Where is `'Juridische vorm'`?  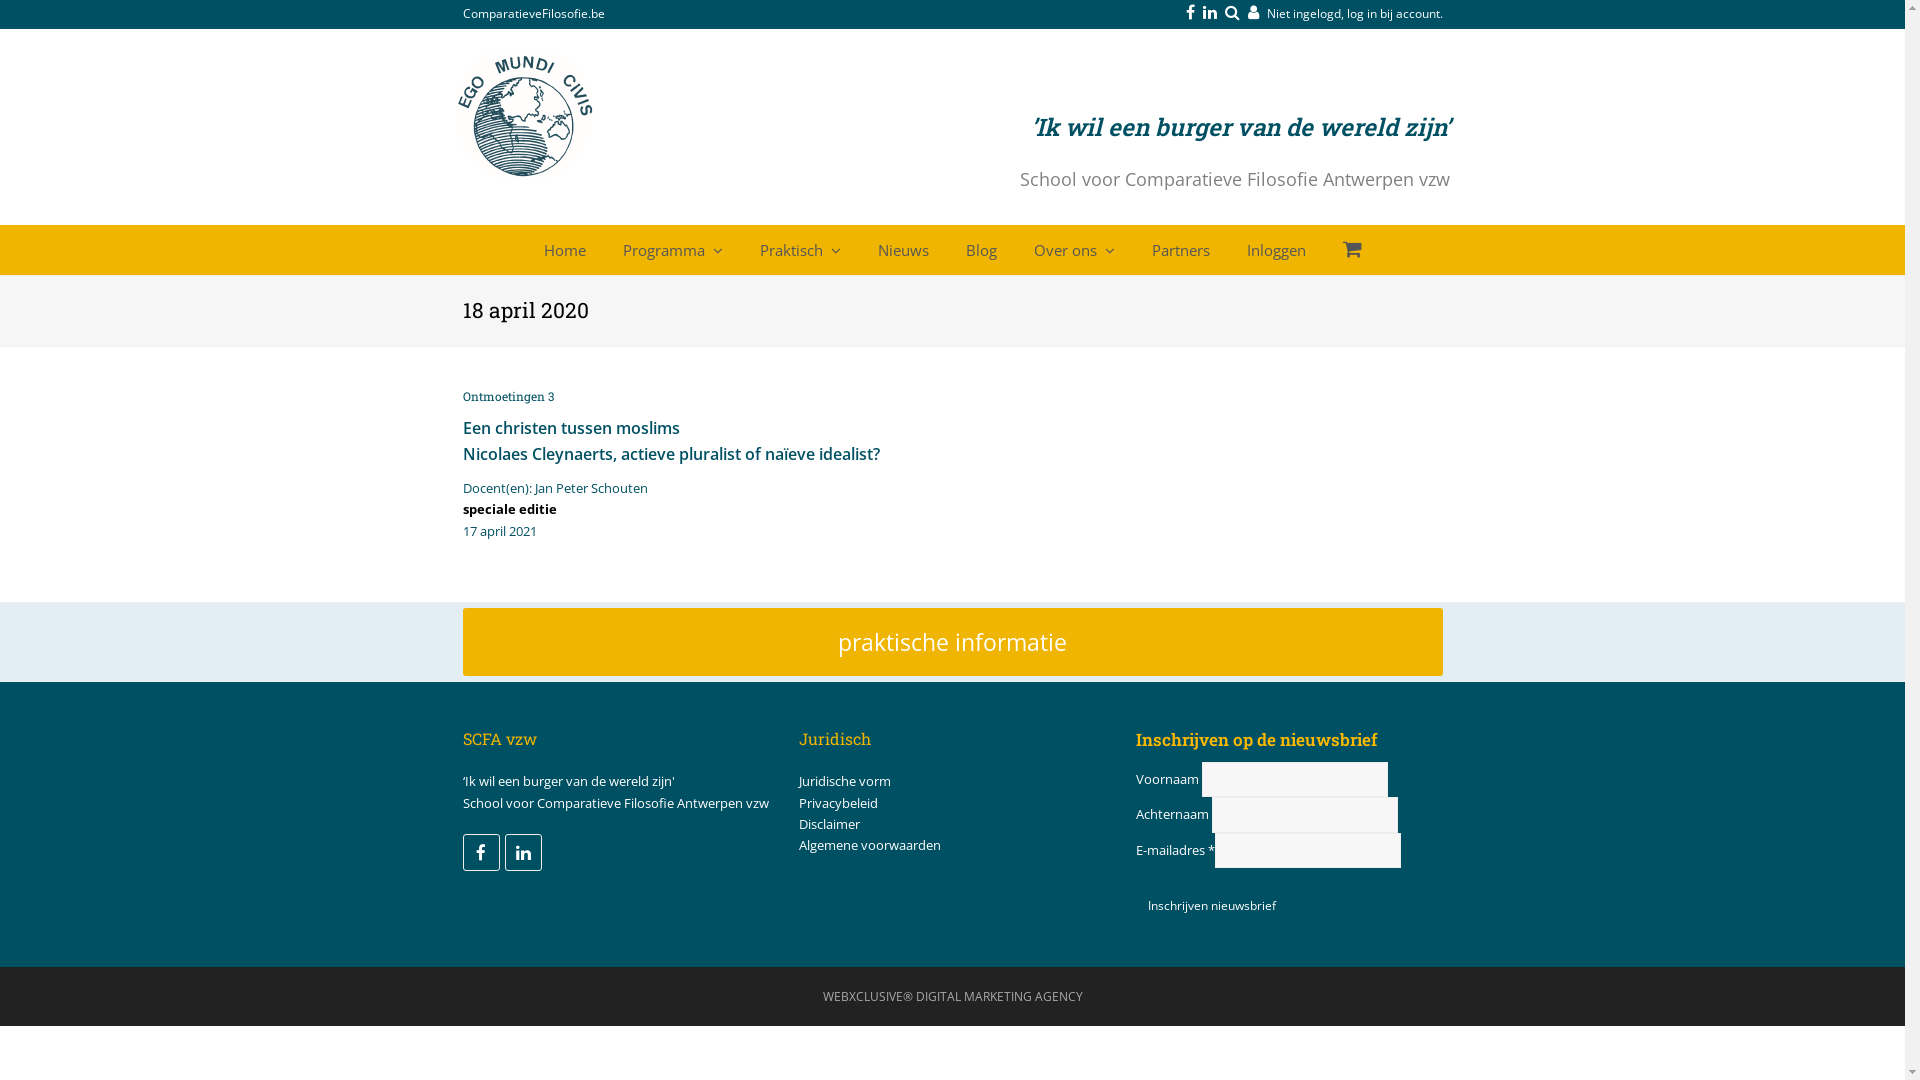
'Juridische vorm' is located at coordinates (844, 779).